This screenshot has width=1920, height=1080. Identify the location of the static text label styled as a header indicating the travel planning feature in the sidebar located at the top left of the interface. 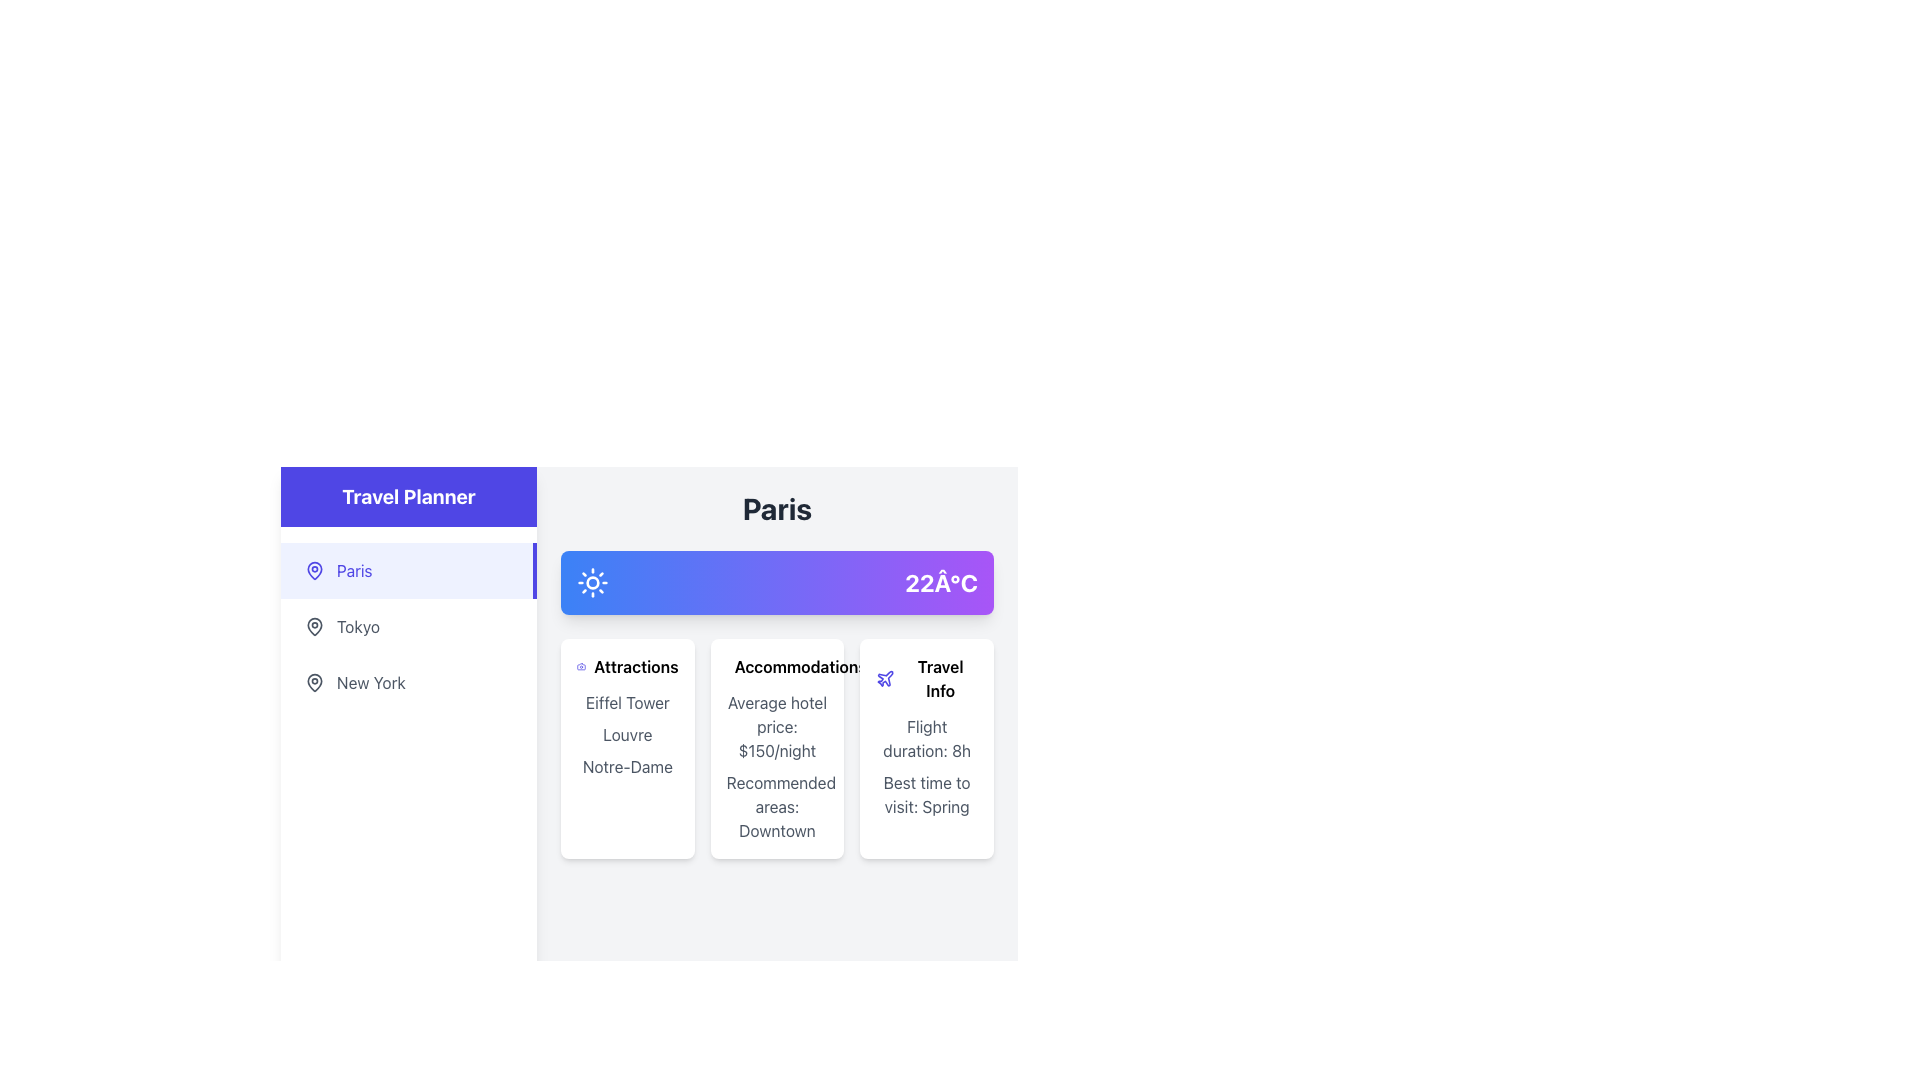
(407, 496).